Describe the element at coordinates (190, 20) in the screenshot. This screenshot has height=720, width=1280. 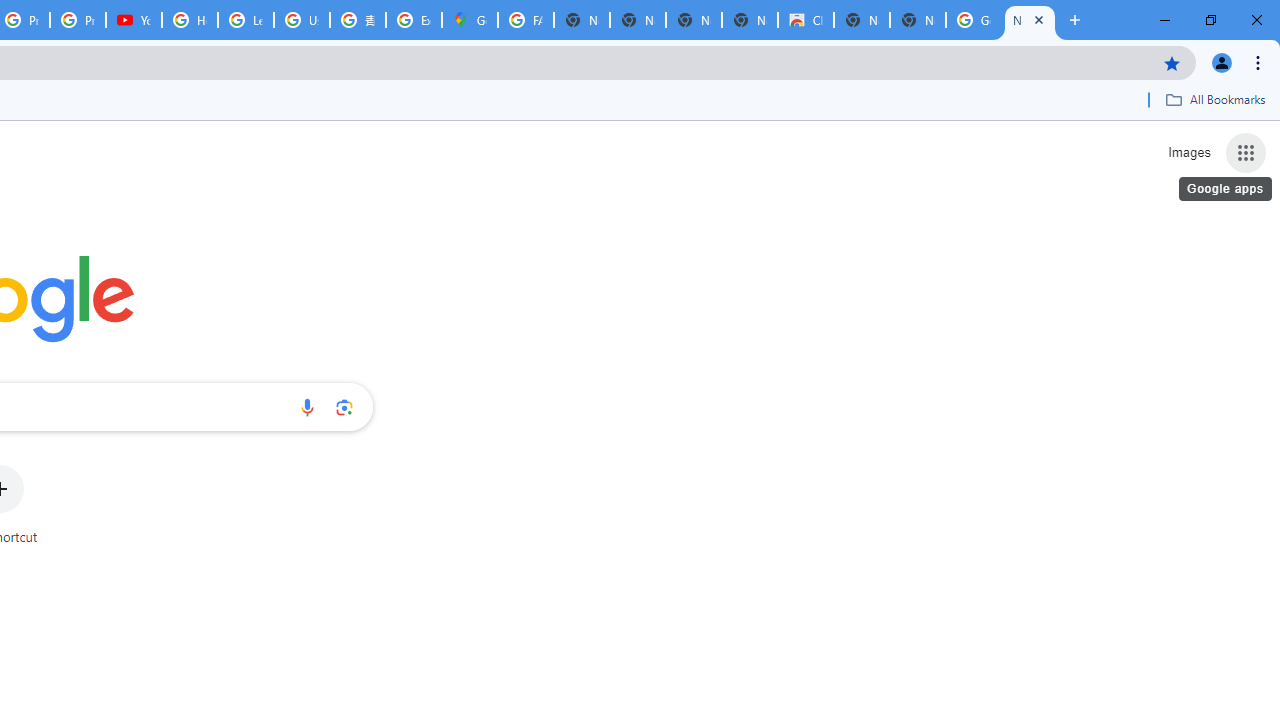
I see `'How Chrome protects your passwords - Google Chrome Help'` at that location.